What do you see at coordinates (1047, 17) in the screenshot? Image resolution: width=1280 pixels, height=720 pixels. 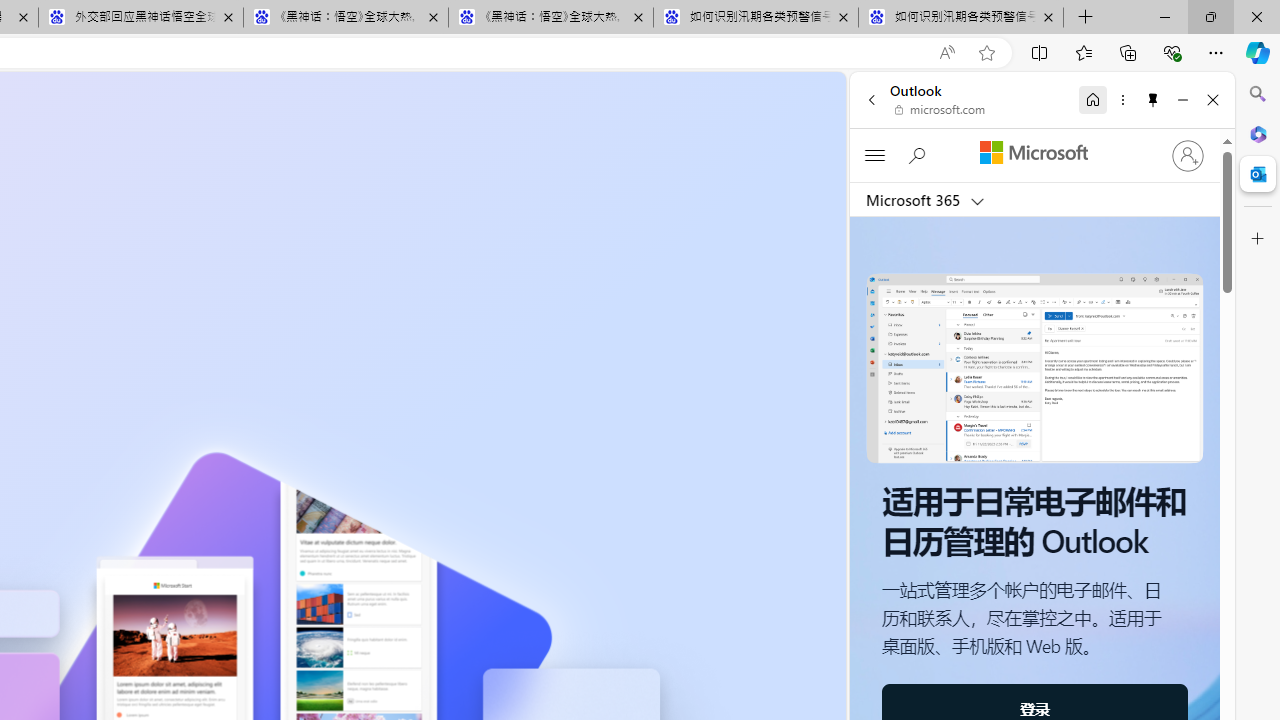 I see `'Close tab'` at bounding box center [1047, 17].